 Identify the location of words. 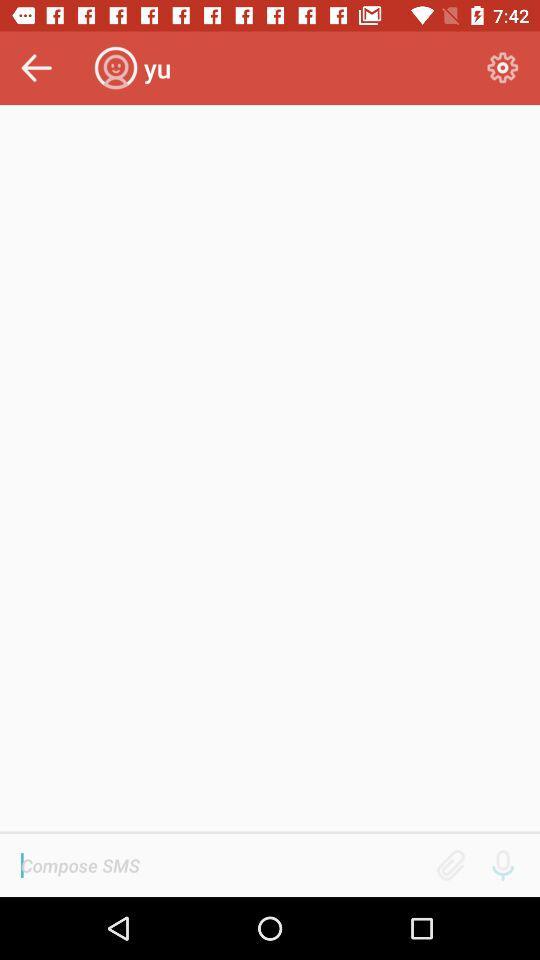
(221, 864).